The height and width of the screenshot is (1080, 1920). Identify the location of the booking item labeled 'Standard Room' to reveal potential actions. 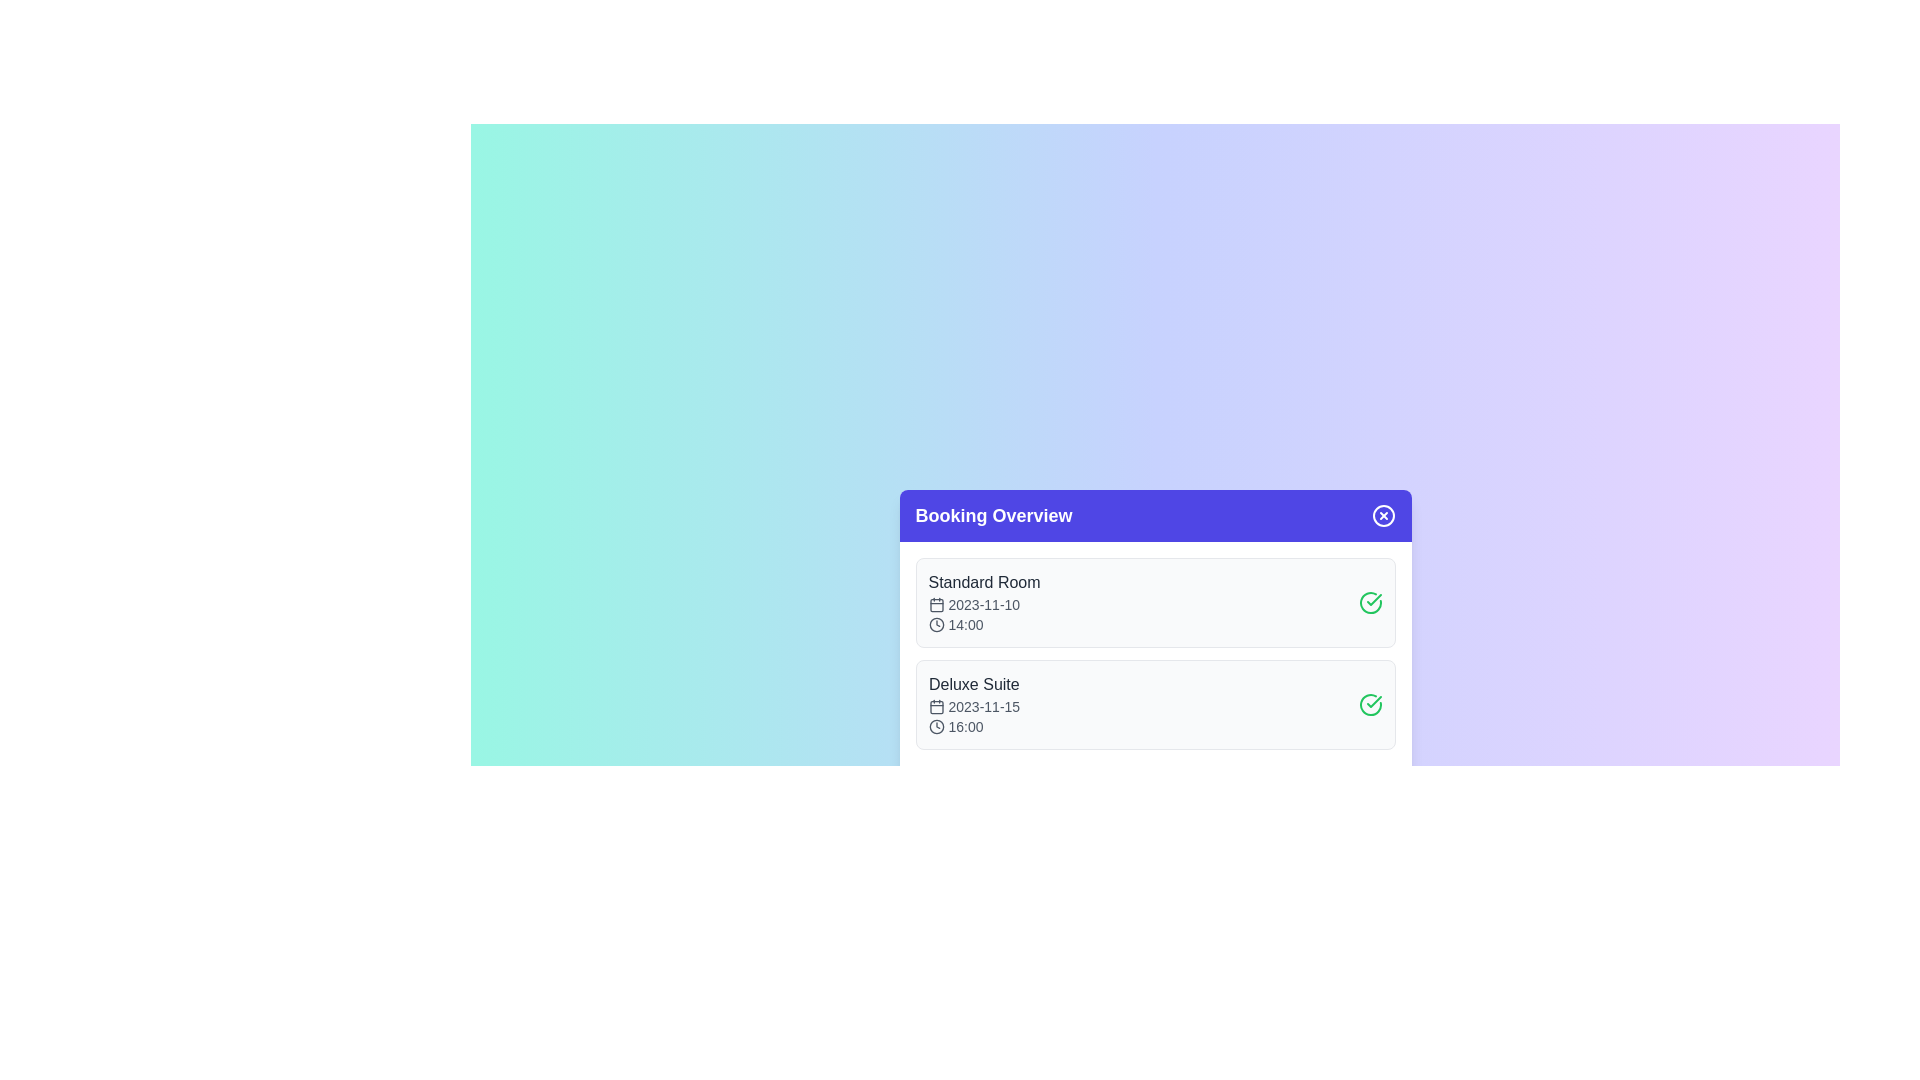
(1155, 601).